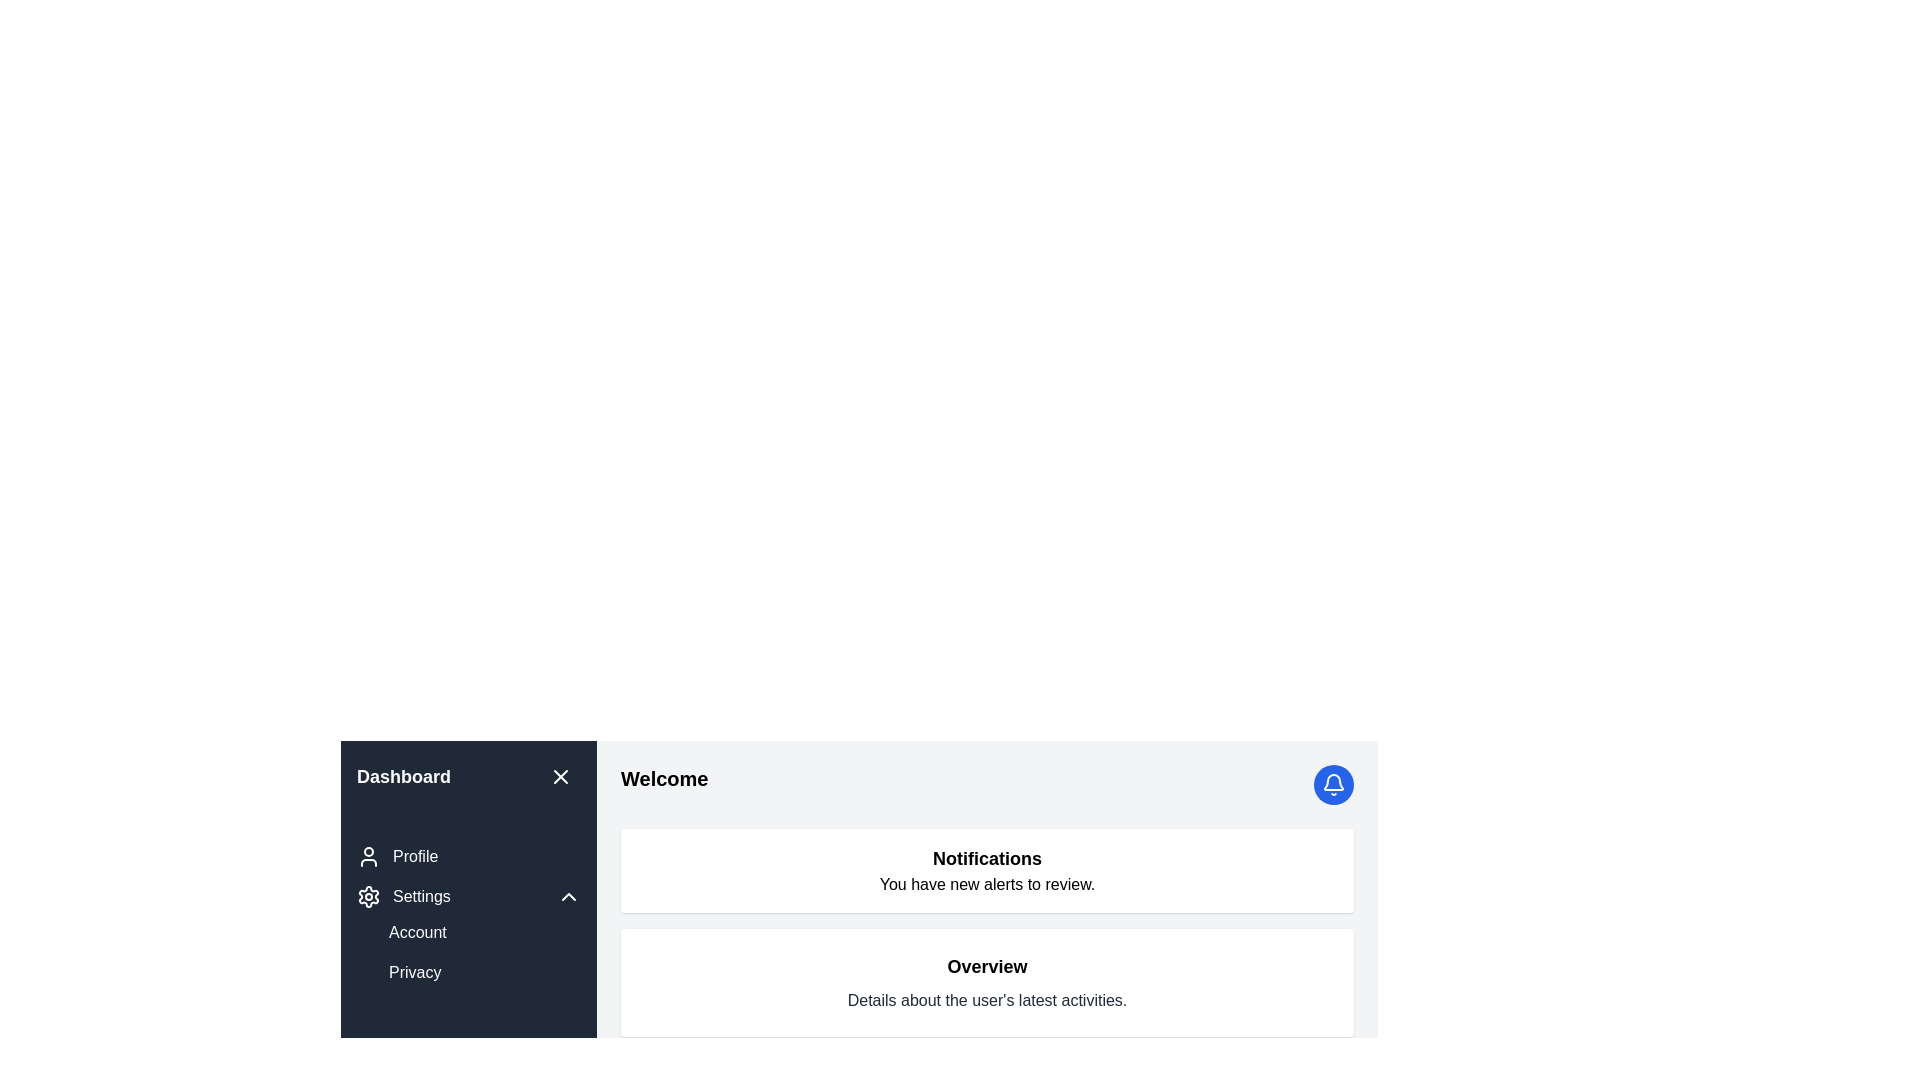 The width and height of the screenshot is (1920, 1080). What do you see at coordinates (987, 966) in the screenshot?
I see `the bolded text heading element that reads 'Overview', which is styled with a larger font size and displayed on a white background, located centrally in the UI above the descriptive text 'Details about the user's latest activities'` at bounding box center [987, 966].